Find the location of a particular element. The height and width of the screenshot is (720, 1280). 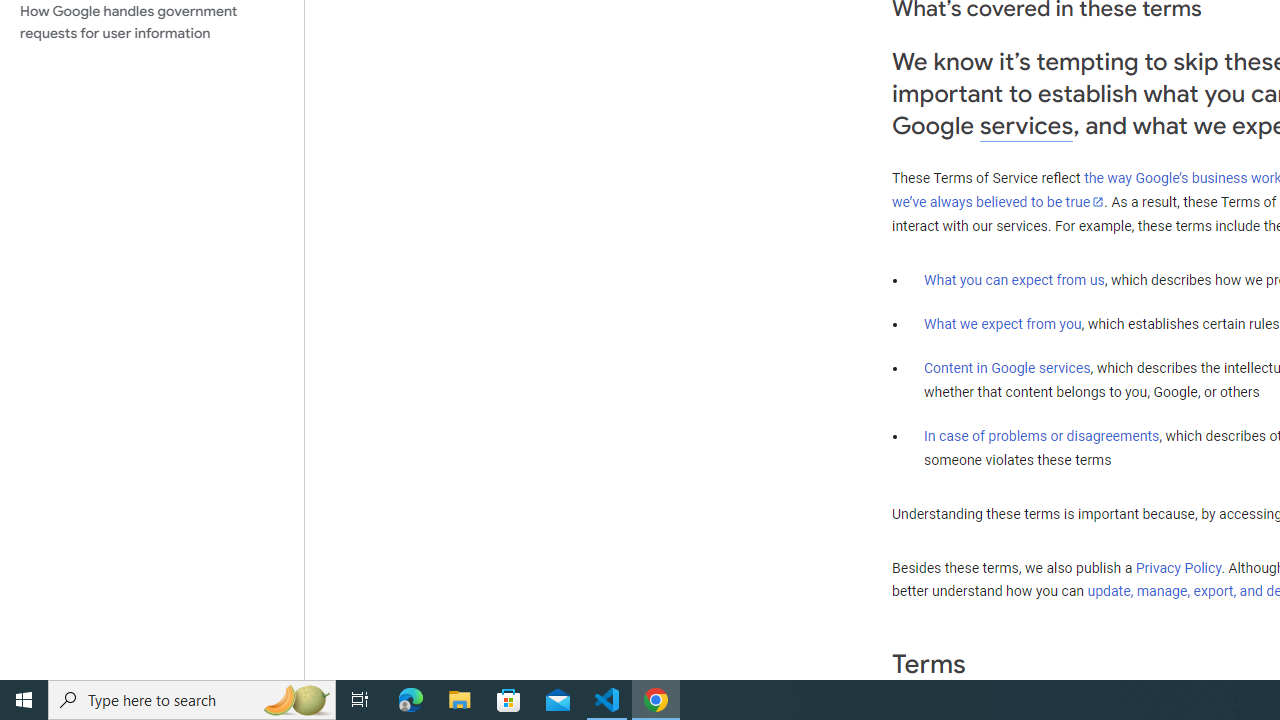

'What we expect from you' is located at coordinates (1002, 323).